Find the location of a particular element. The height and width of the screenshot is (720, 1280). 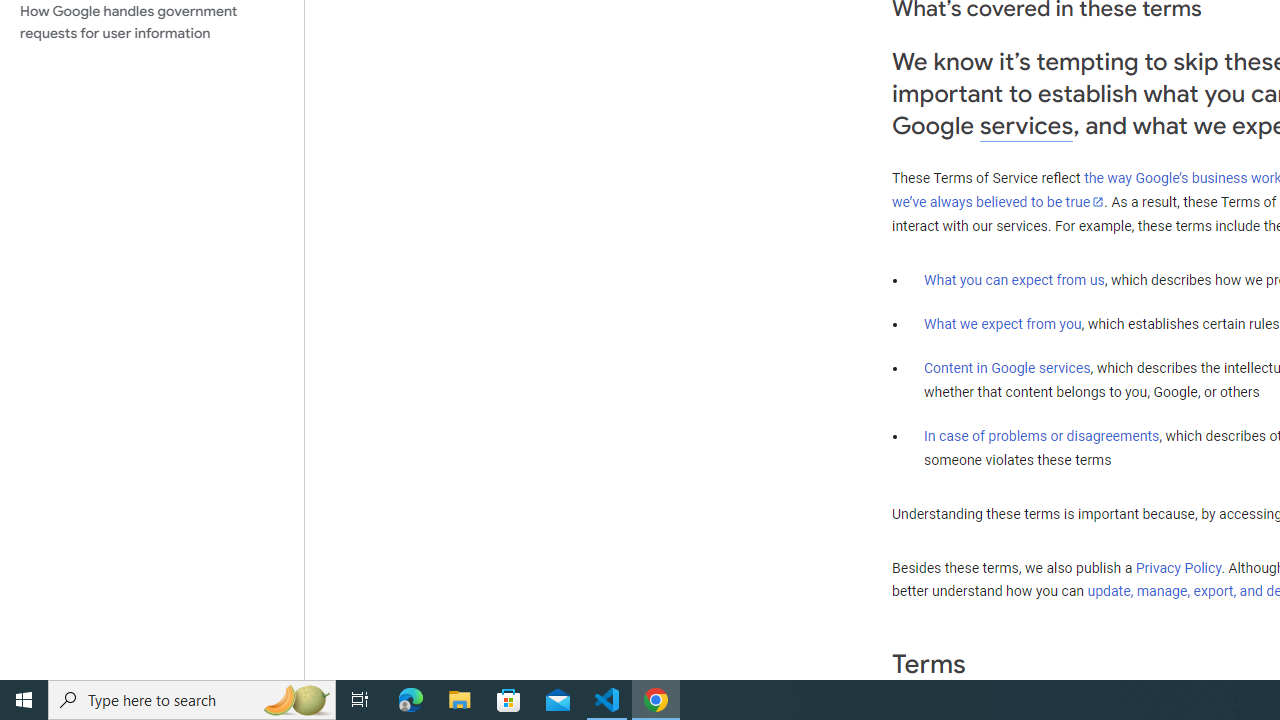

'What we expect from you' is located at coordinates (1002, 323).